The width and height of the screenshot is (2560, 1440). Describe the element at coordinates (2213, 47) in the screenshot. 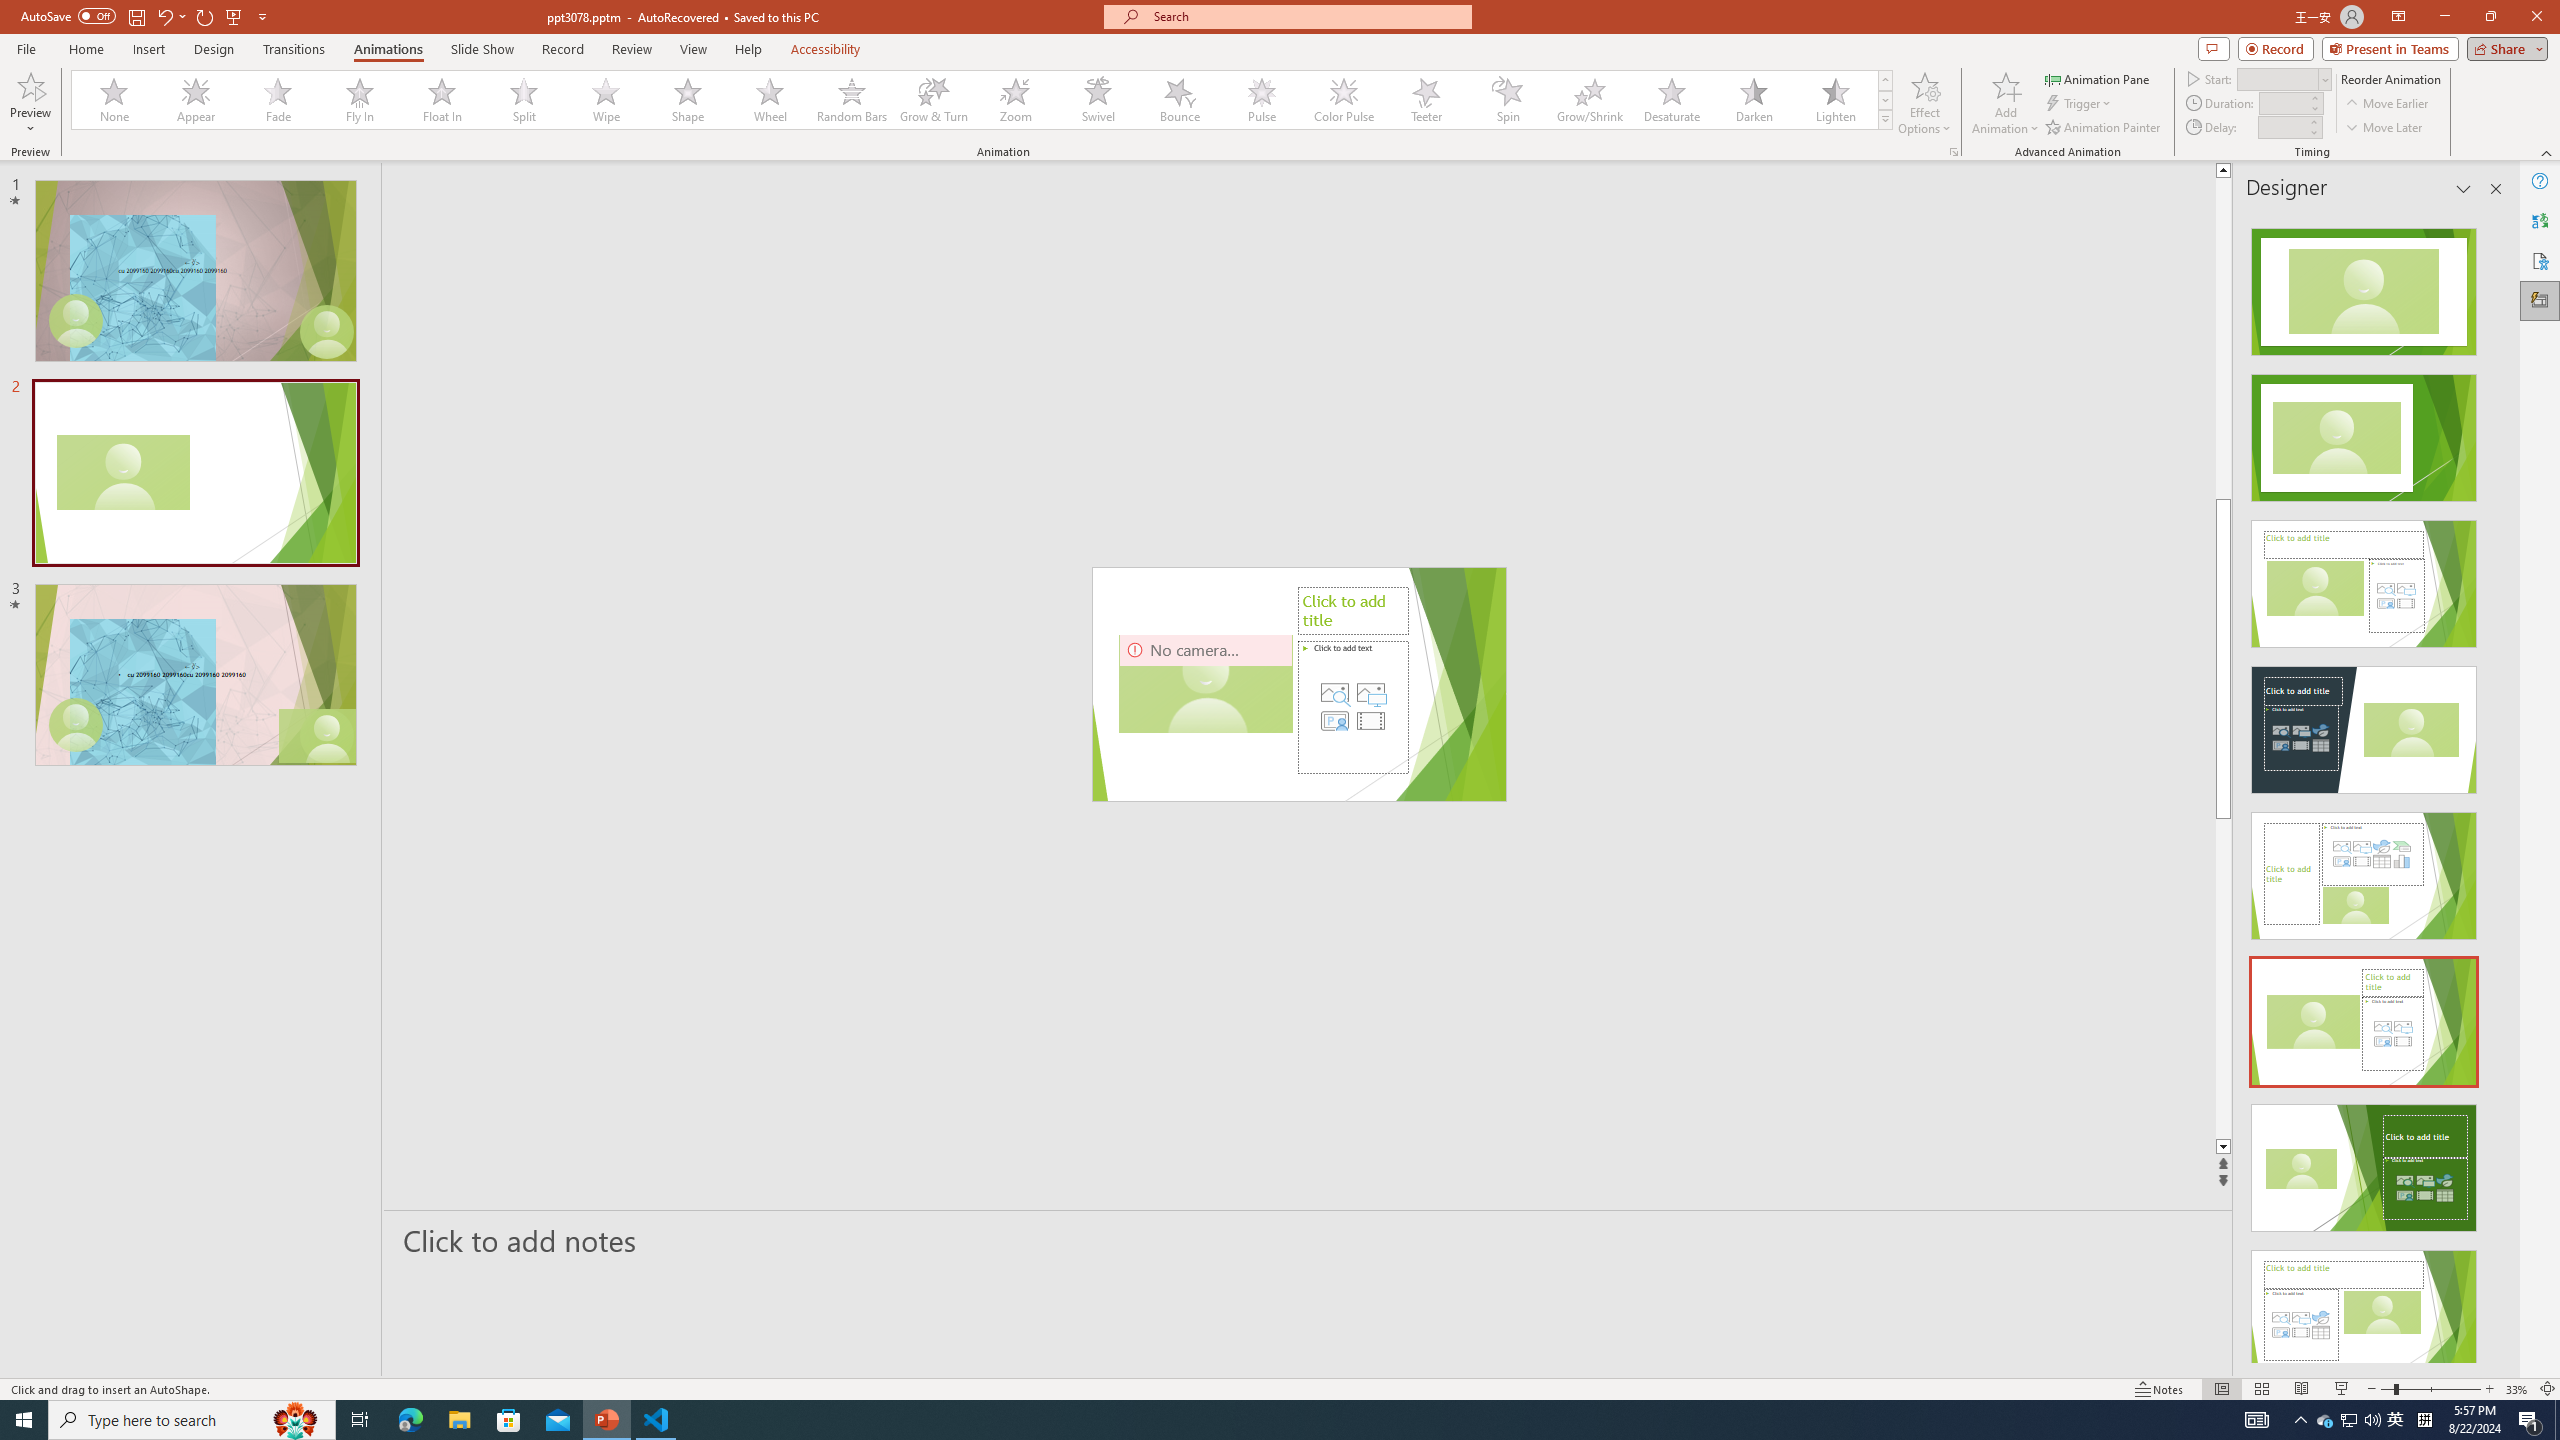

I see `'Comments'` at that location.